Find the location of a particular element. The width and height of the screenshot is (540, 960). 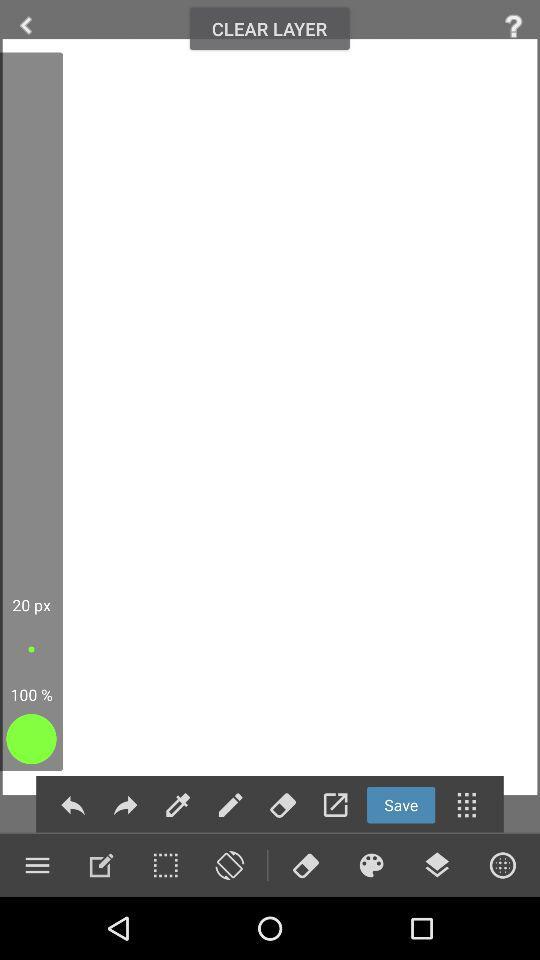

menu is located at coordinates (178, 805).